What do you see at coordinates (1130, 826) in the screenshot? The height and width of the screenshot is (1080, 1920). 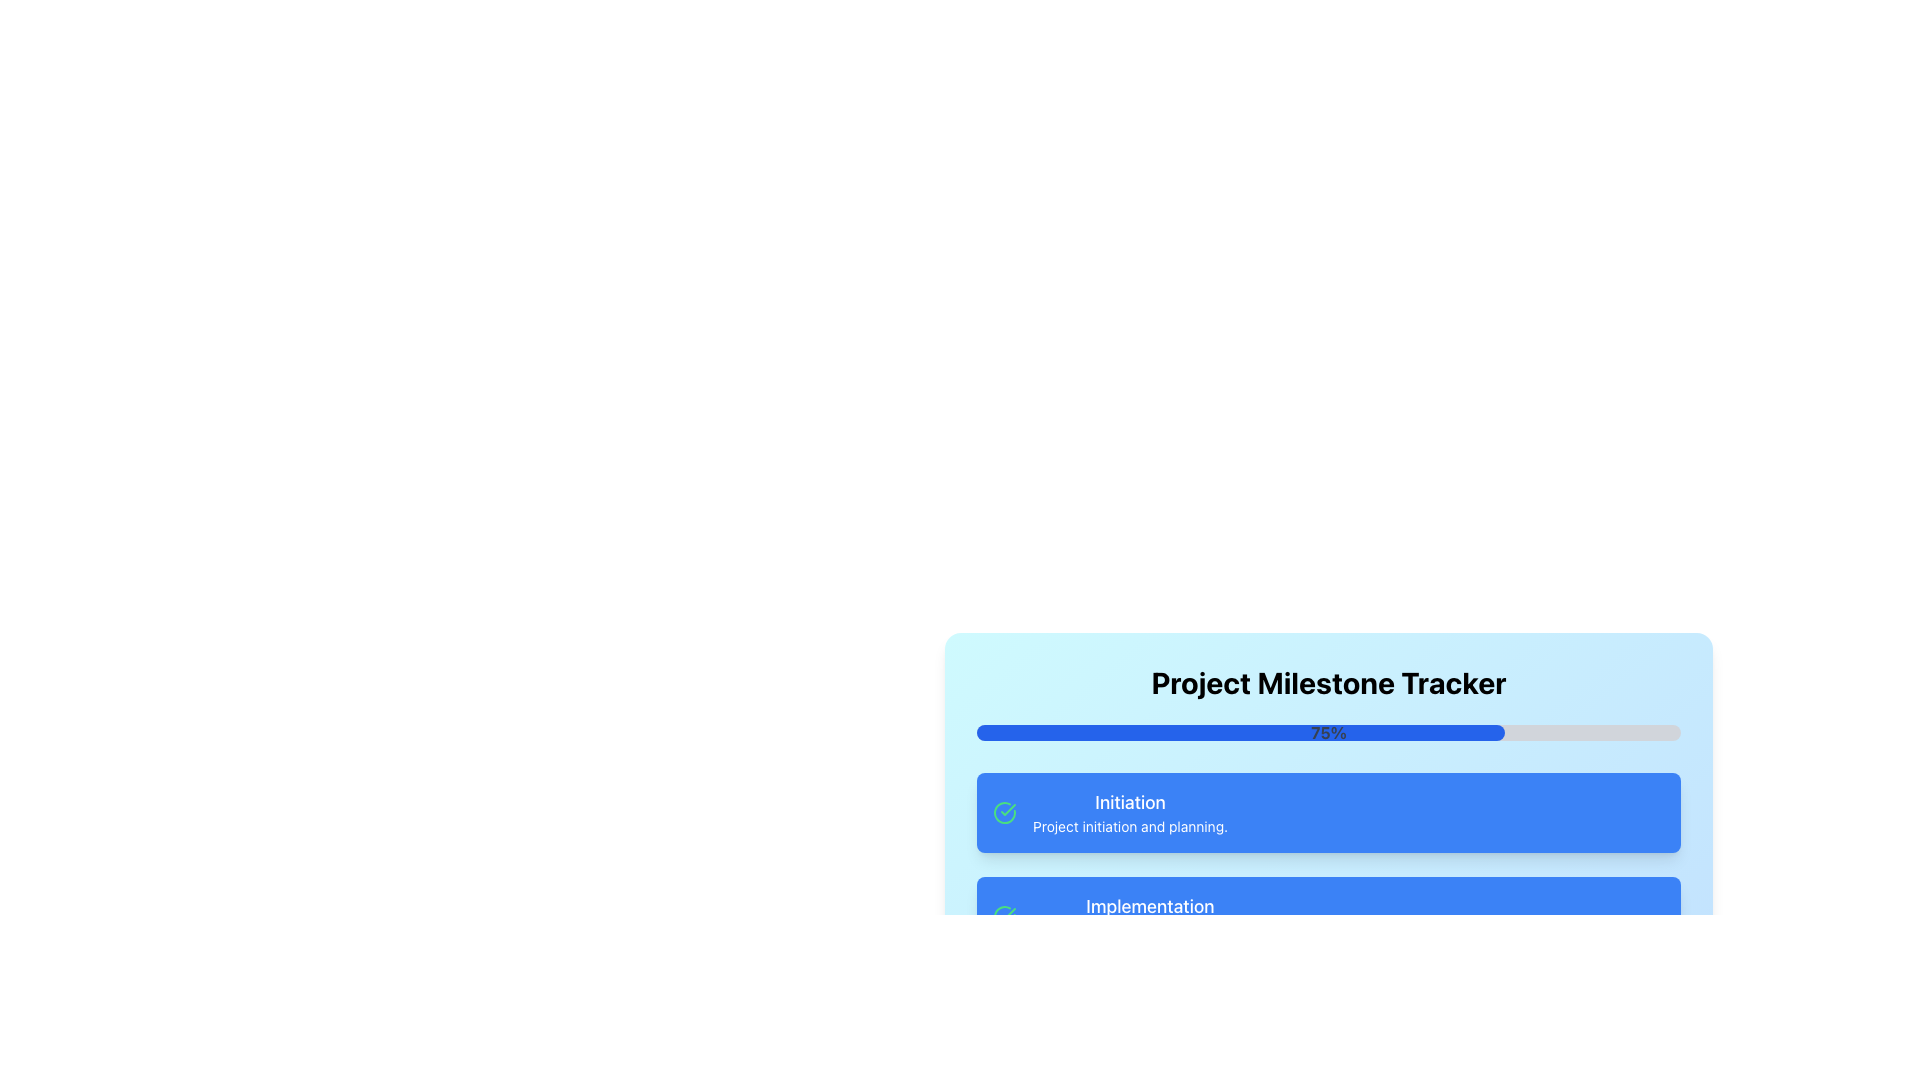 I see `the text element that contains the phrase 'Project initiation and planning', which is styled with a light font and is located beneath the bolded text 'Initiation' within a blue rectangular box` at bounding box center [1130, 826].